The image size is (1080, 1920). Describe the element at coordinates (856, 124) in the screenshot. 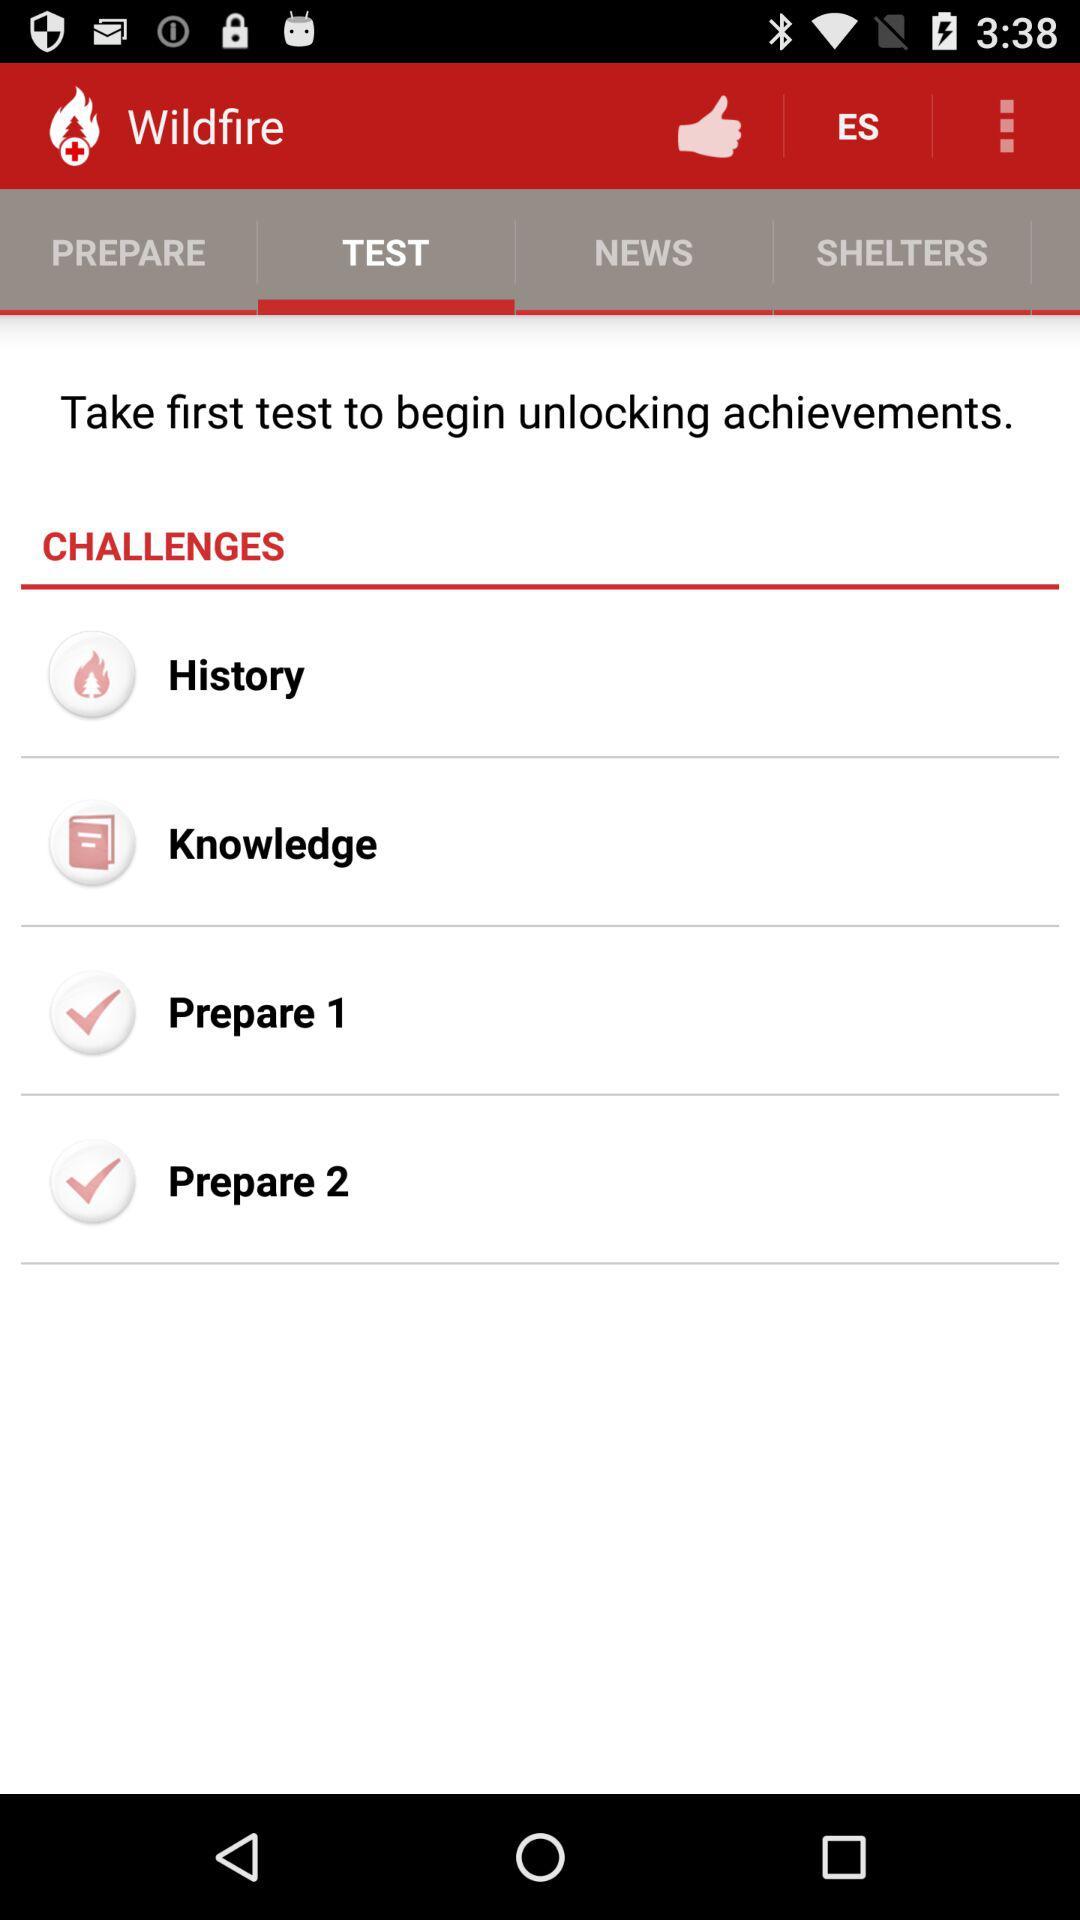

I see `es` at that location.